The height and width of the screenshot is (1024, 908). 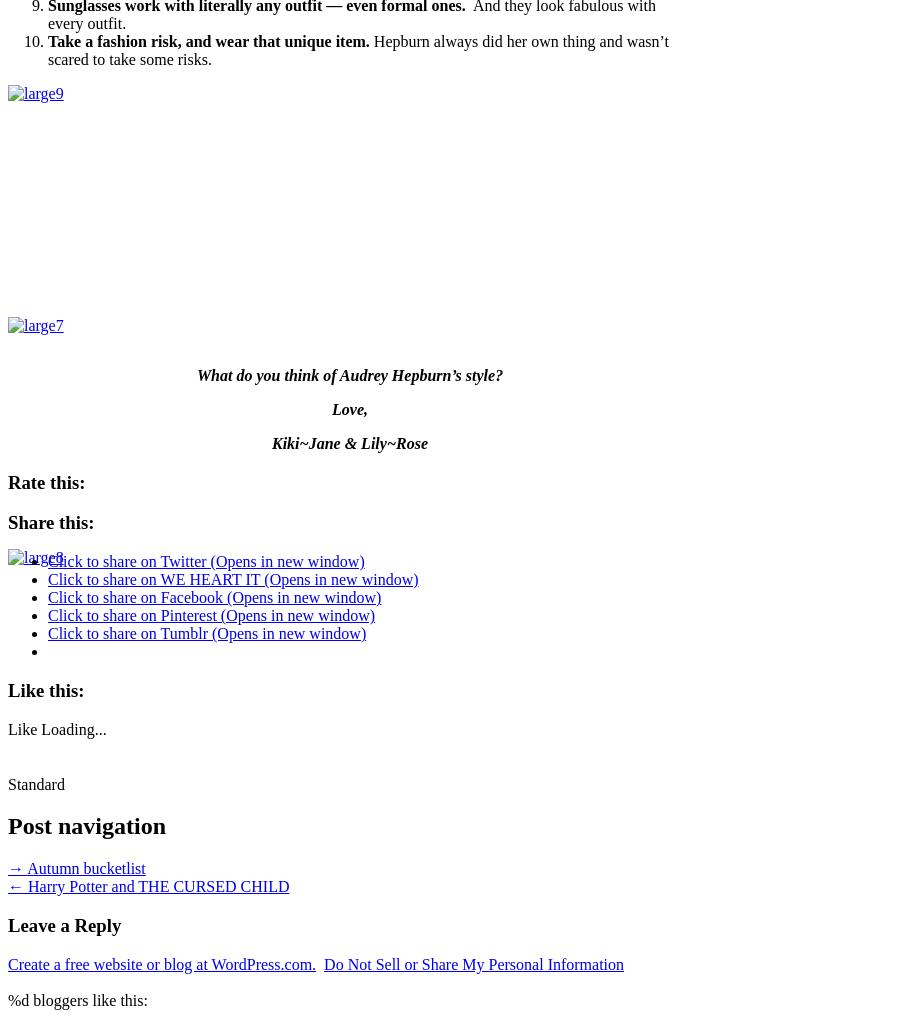 I want to click on 'Hepburn always did her own thing and wasn’t scared to take some risks.', so click(x=358, y=48).